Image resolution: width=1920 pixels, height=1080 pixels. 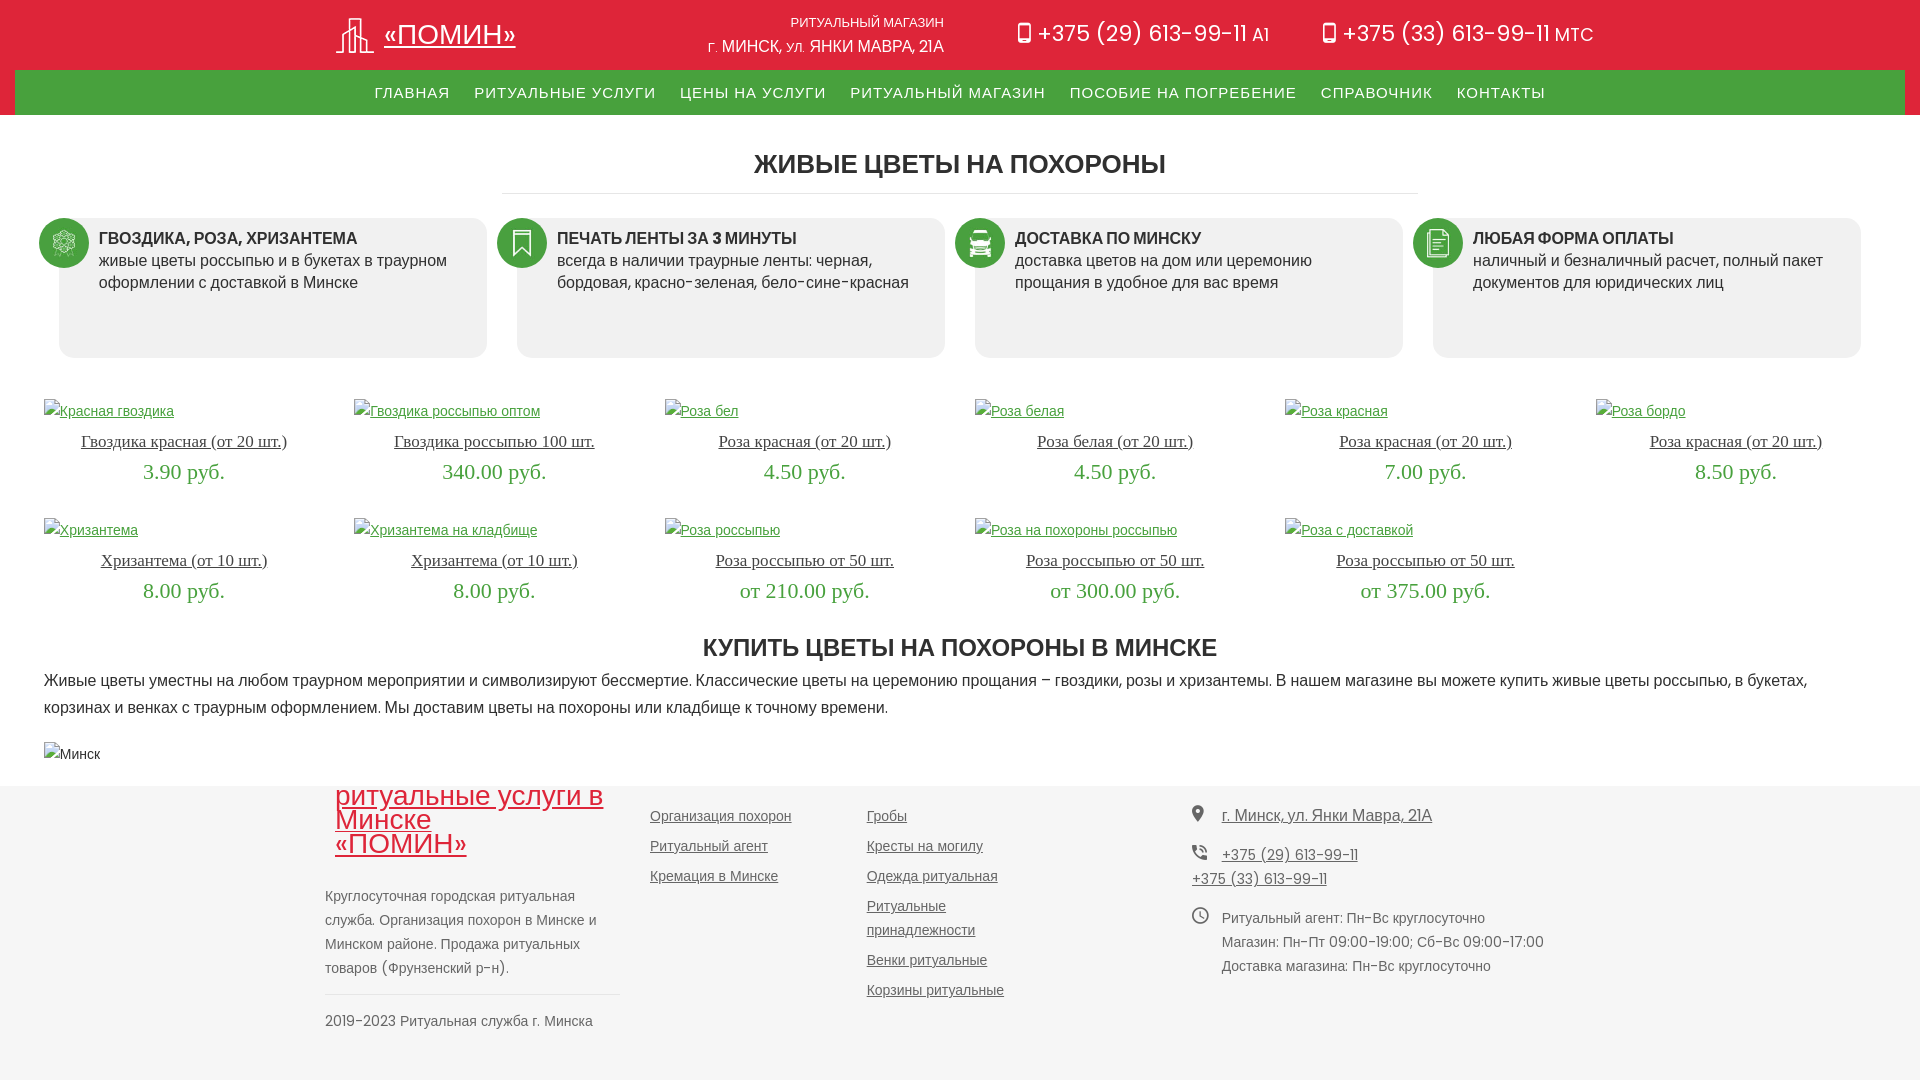 What do you see at coordinates (1143, 33) in the screenshot?
I see `'+375 (29) 613-99-11 A1'` at bounding box center [1143, 33].